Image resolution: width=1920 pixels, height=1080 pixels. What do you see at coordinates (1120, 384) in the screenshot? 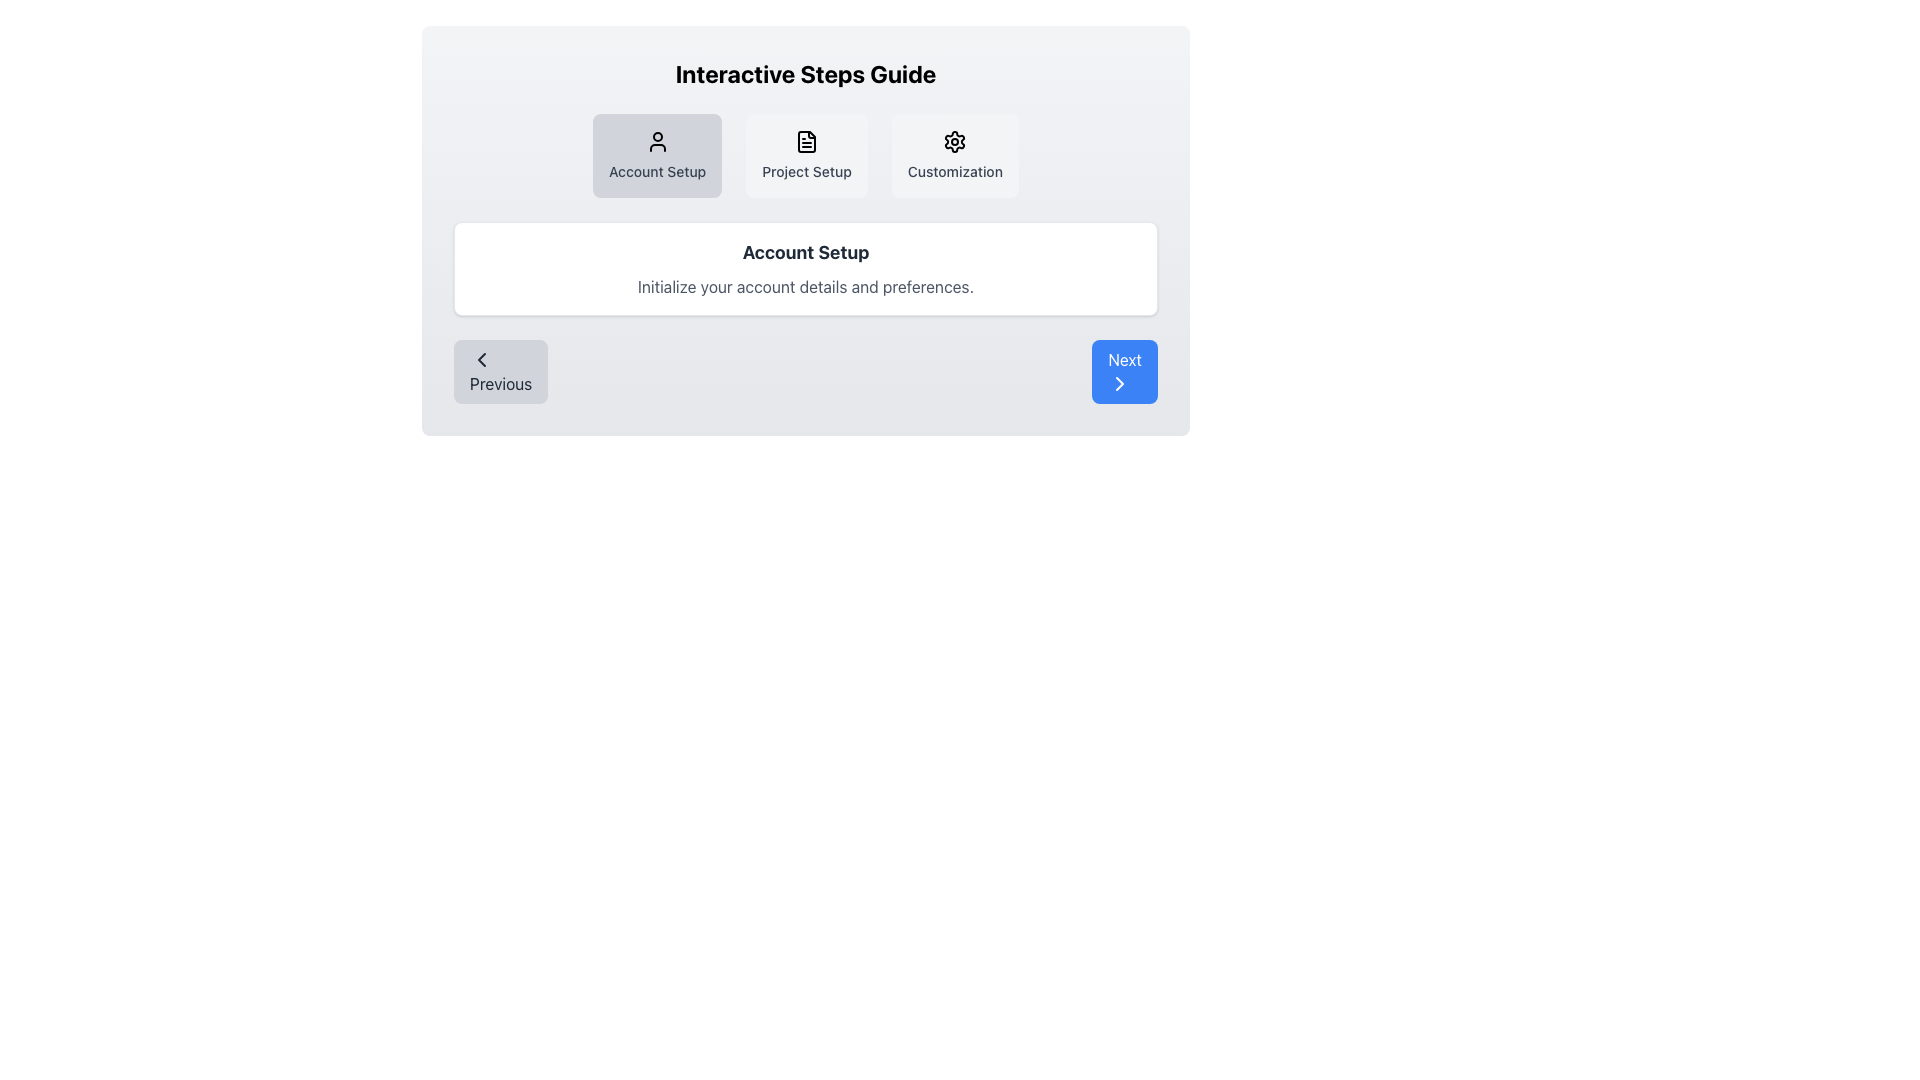
I see `the rightward-pointing chevron icon inside the blue 'Next' button located at the bottom-right of the interface` at bounding box center [1120, 384].